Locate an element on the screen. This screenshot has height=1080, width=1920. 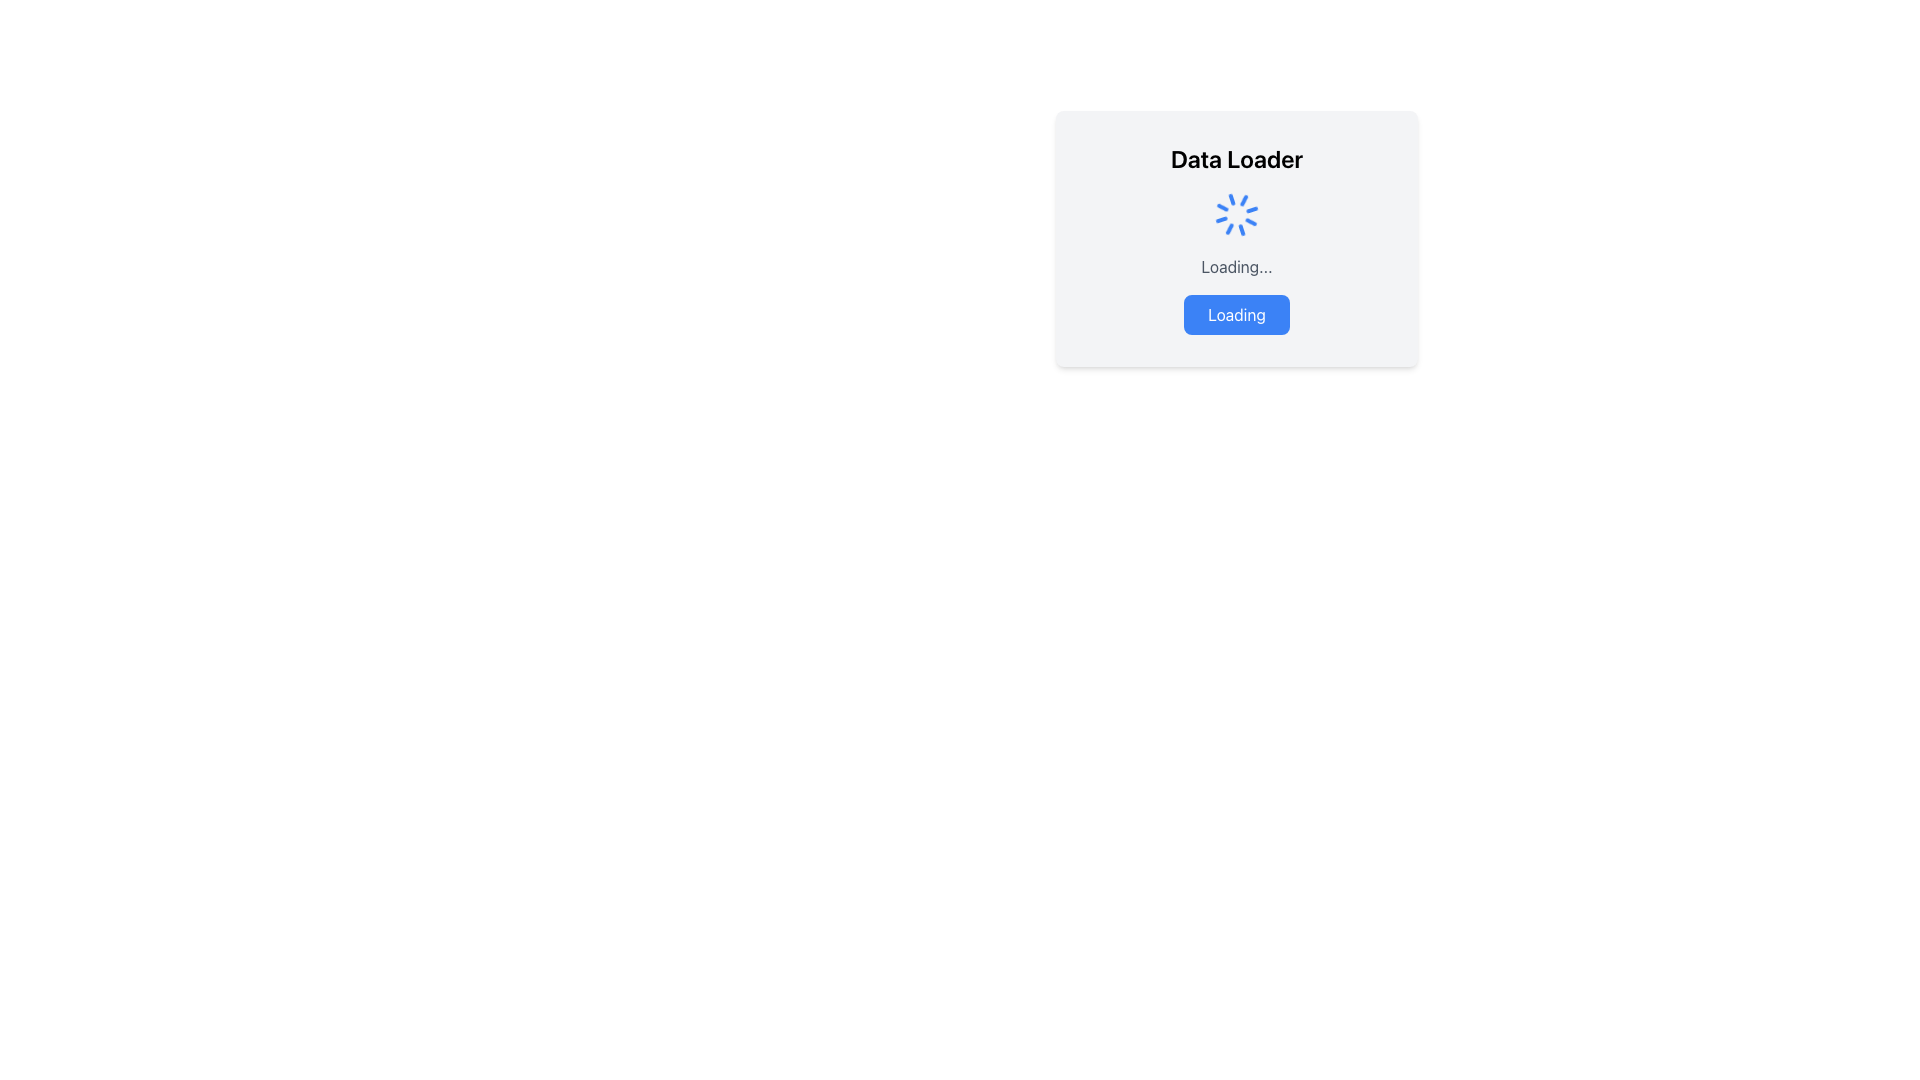
the static text label indicating loading status, which is located within the 'Data Loader' component, positioned centrally beneath the spinning loader icon and above the 'Loading' button is located at coordinates (1236, 265).